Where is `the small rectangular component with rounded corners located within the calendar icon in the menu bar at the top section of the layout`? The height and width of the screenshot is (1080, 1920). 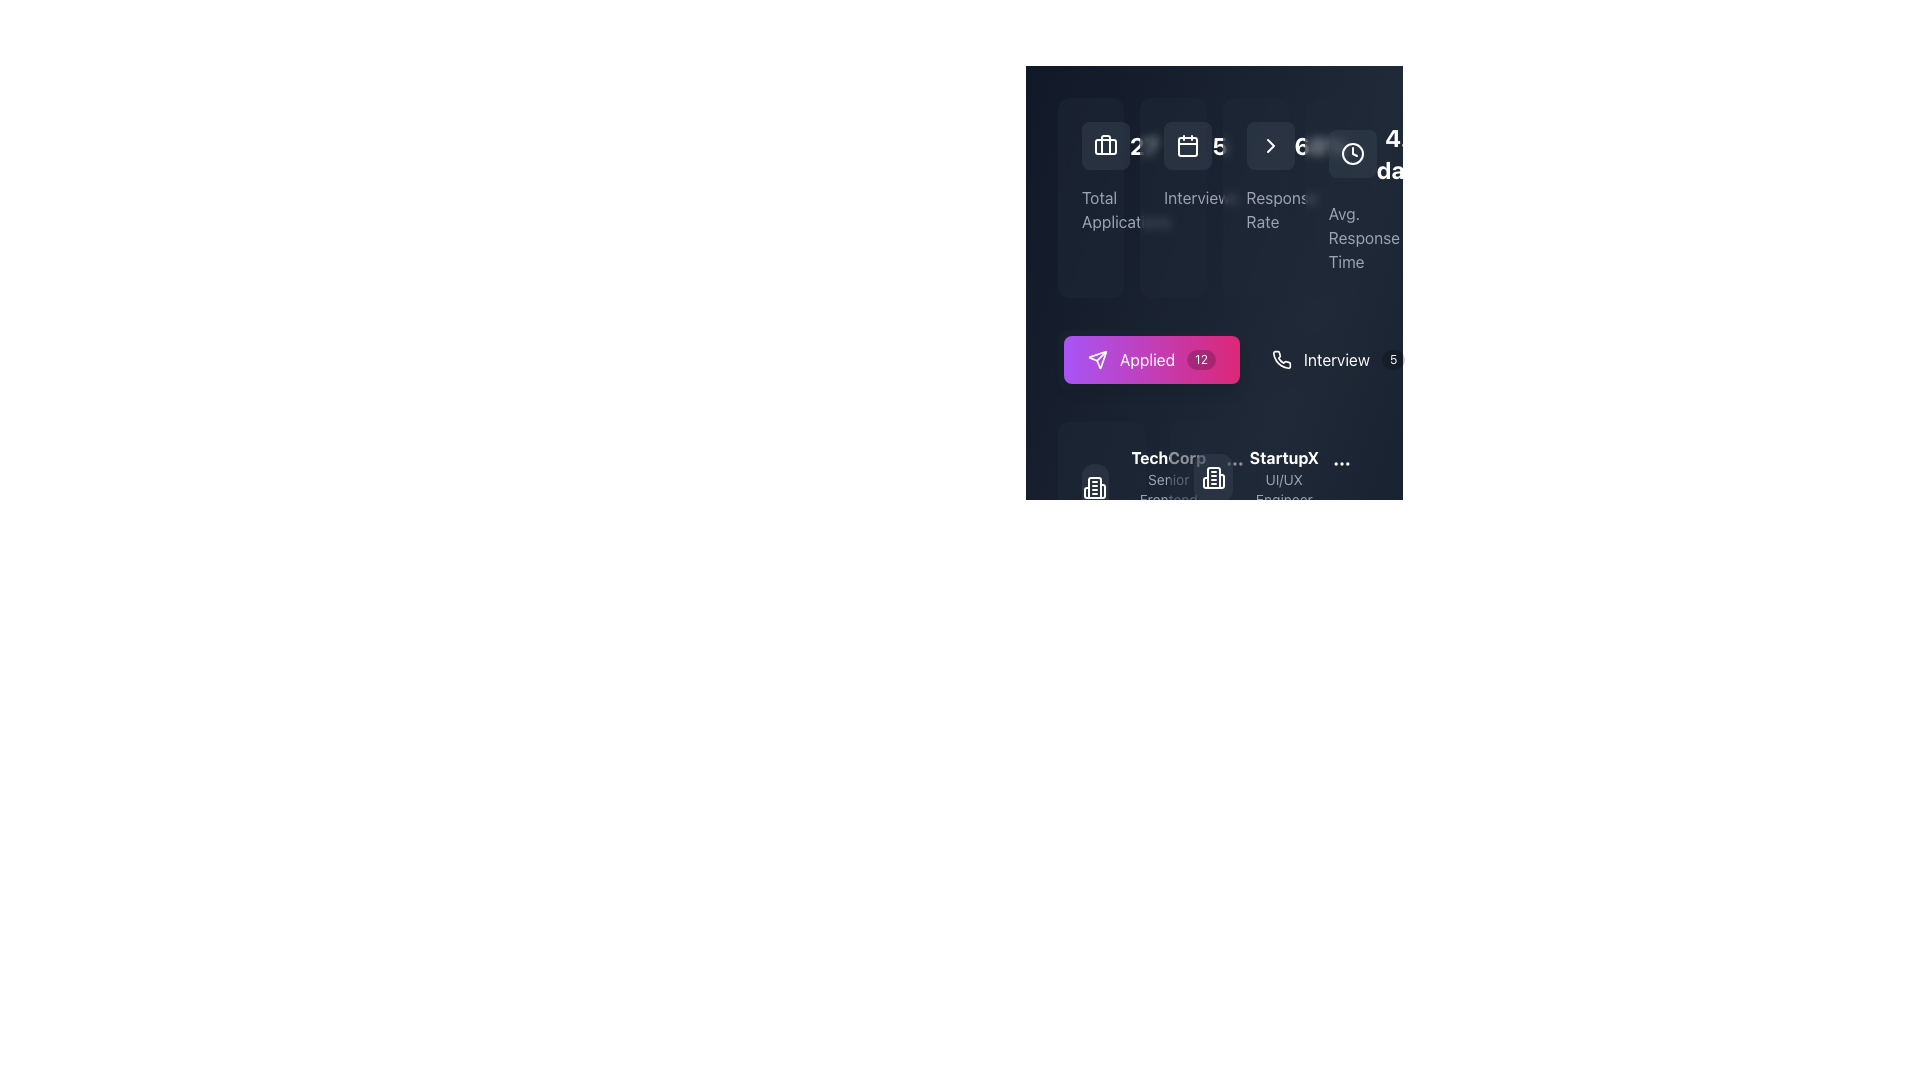 the small rectangular component with rounded corners located within the calendar icon in the menu bar at the top section of the layout is located at coordinates (1188, 145).